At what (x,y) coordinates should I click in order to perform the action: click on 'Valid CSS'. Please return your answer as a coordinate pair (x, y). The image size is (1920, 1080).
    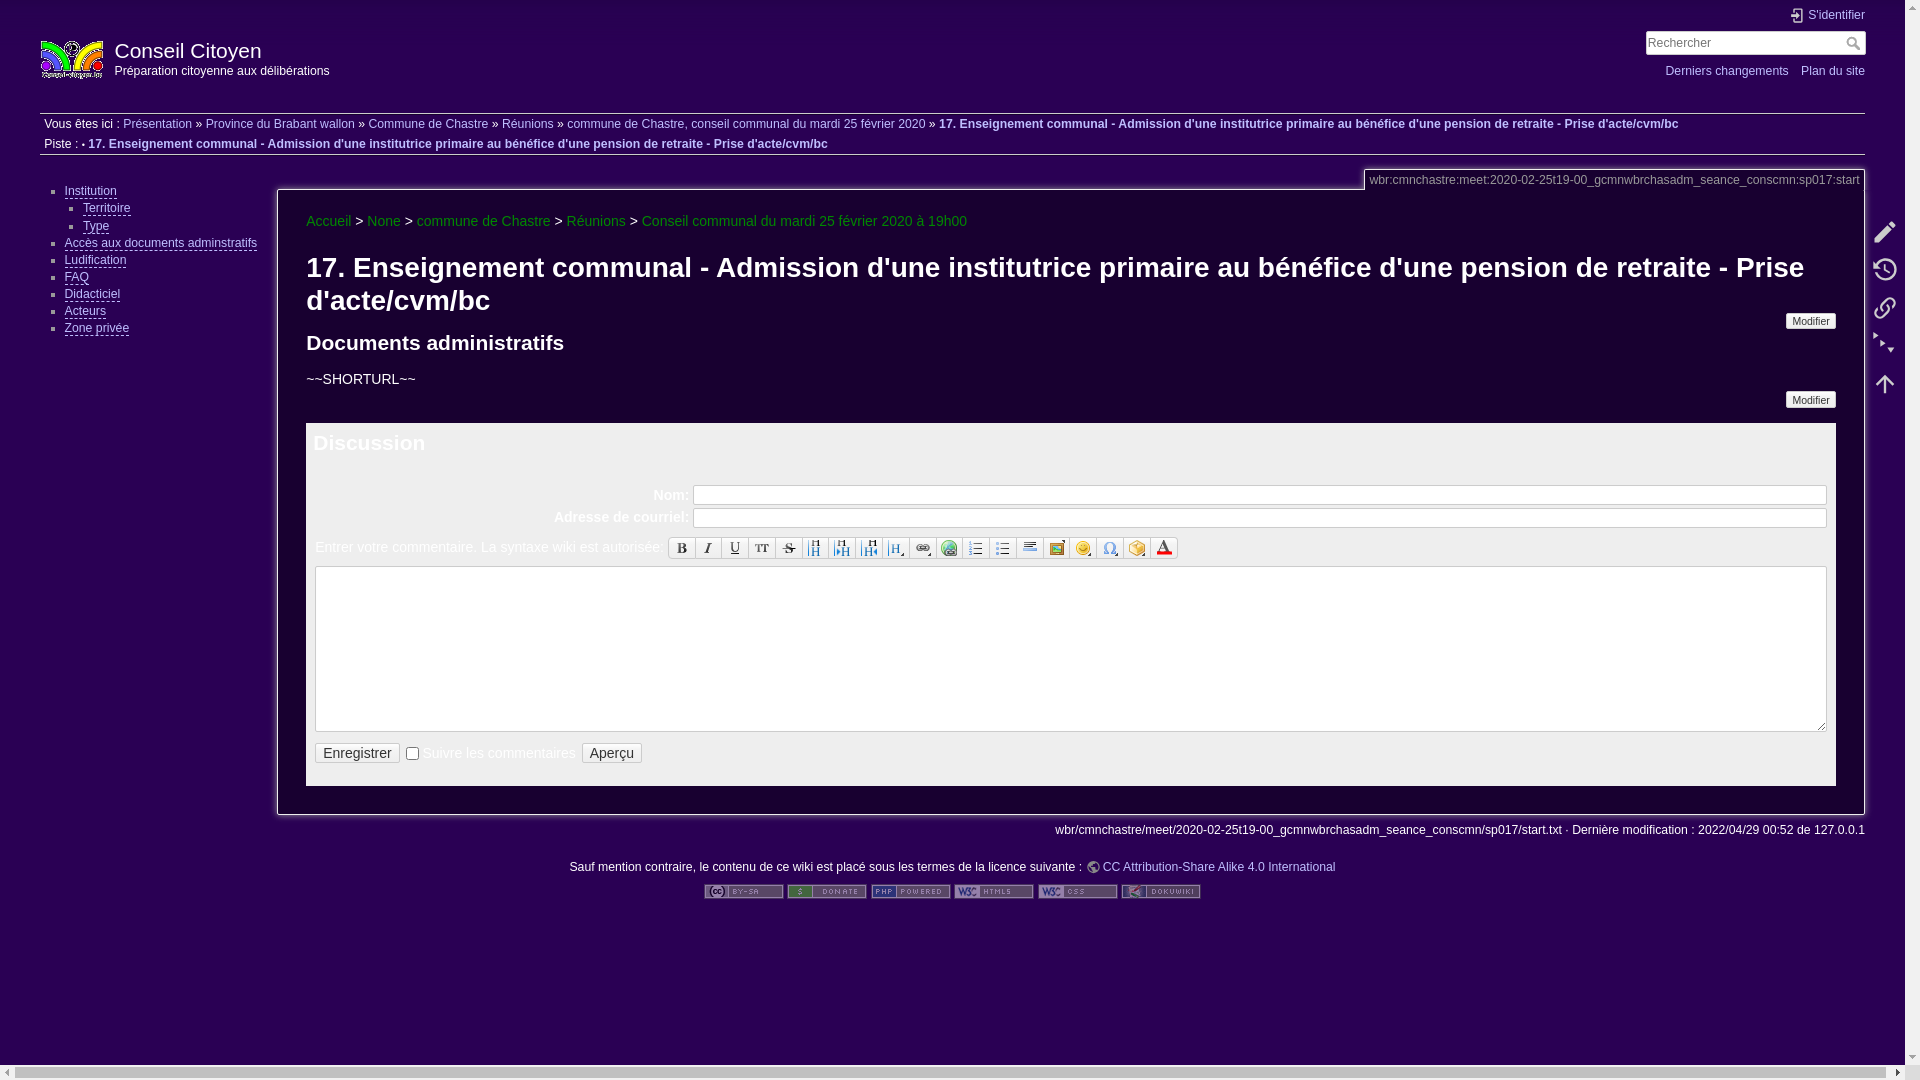
    Looking at the image, I should click on (1077, 889).